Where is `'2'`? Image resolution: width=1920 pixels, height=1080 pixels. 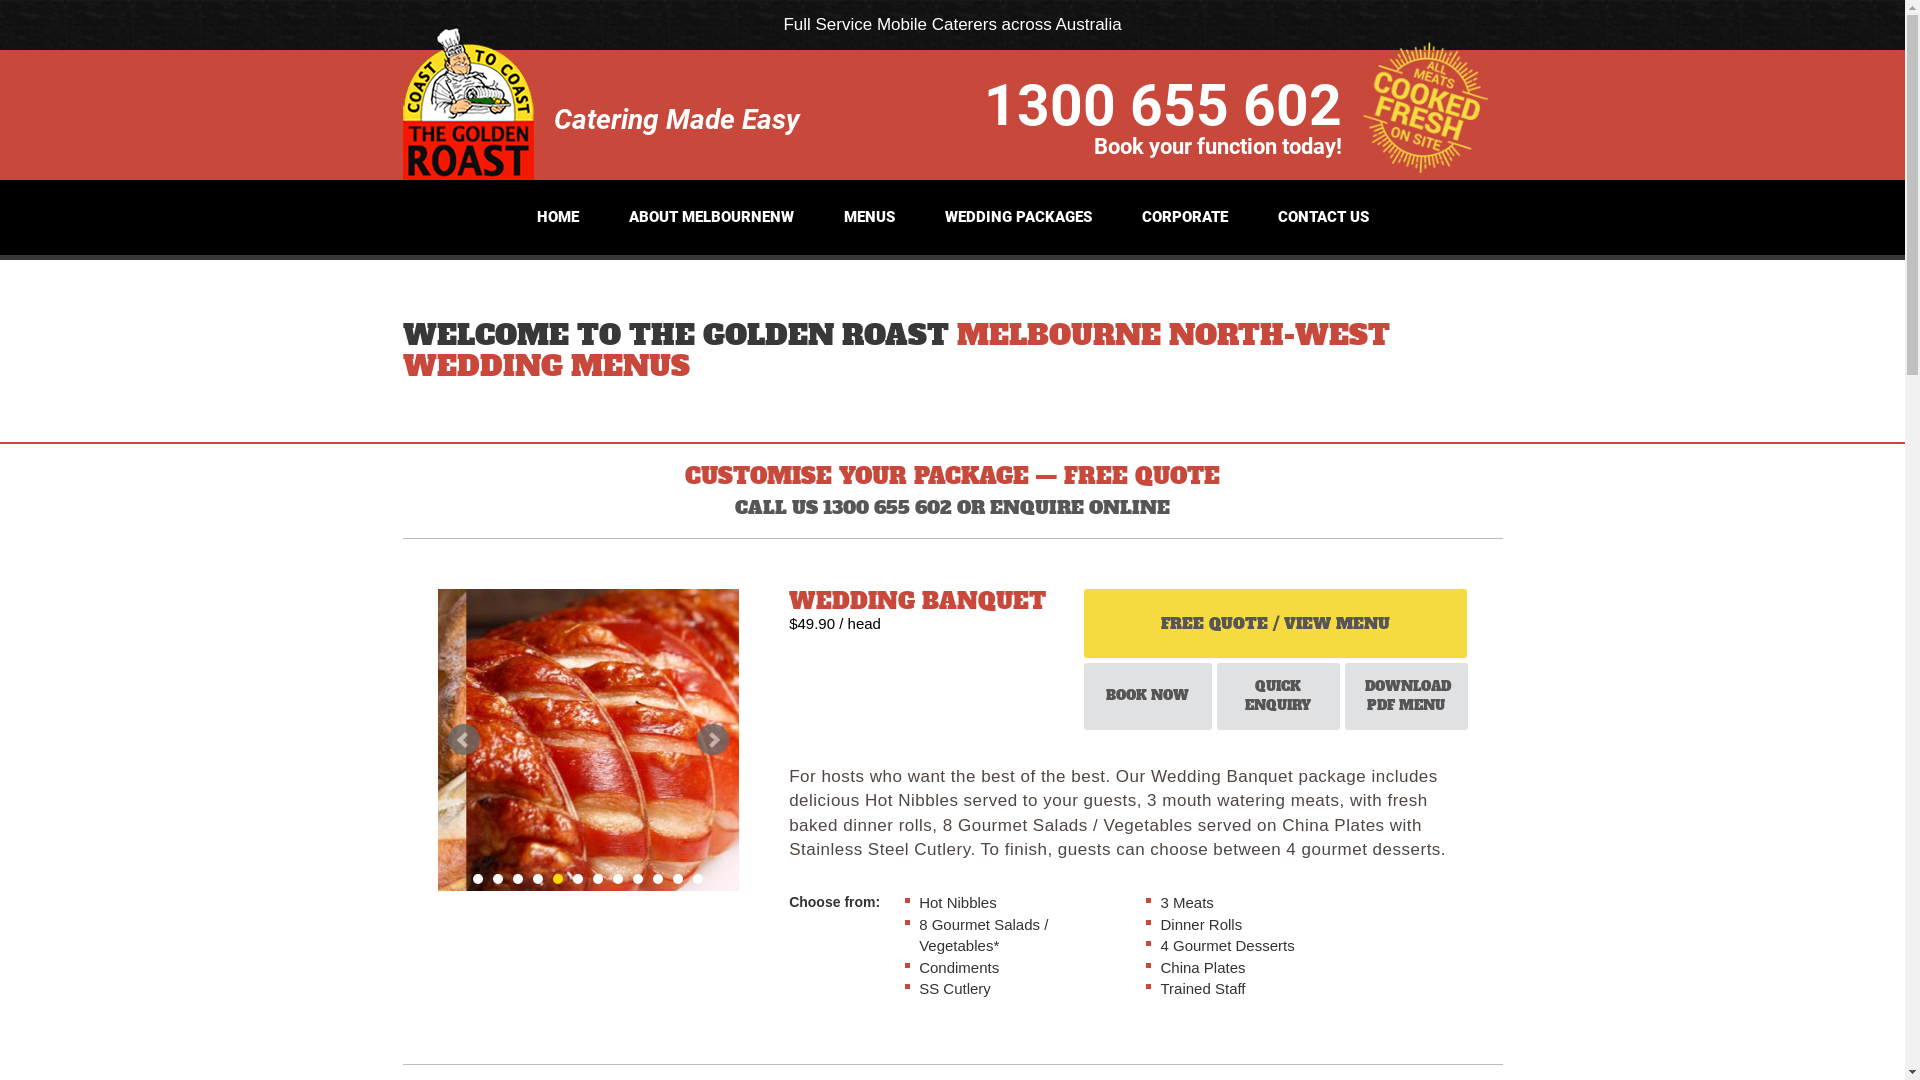
'2' is located at coordinates (498, 878).